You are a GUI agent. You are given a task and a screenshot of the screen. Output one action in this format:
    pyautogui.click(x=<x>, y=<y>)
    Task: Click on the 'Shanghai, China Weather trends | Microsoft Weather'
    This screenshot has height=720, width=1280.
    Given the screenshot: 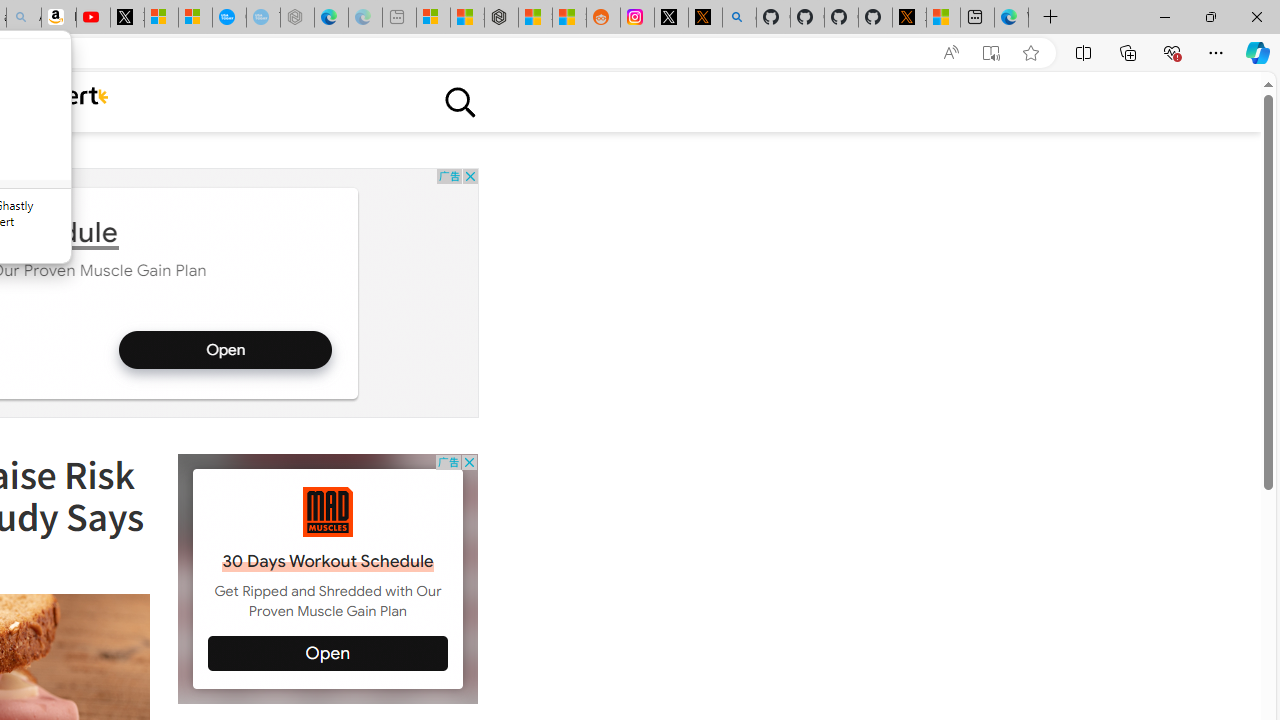 What is the action you would take?
    pyautogui.click(x=568, y=17)
    